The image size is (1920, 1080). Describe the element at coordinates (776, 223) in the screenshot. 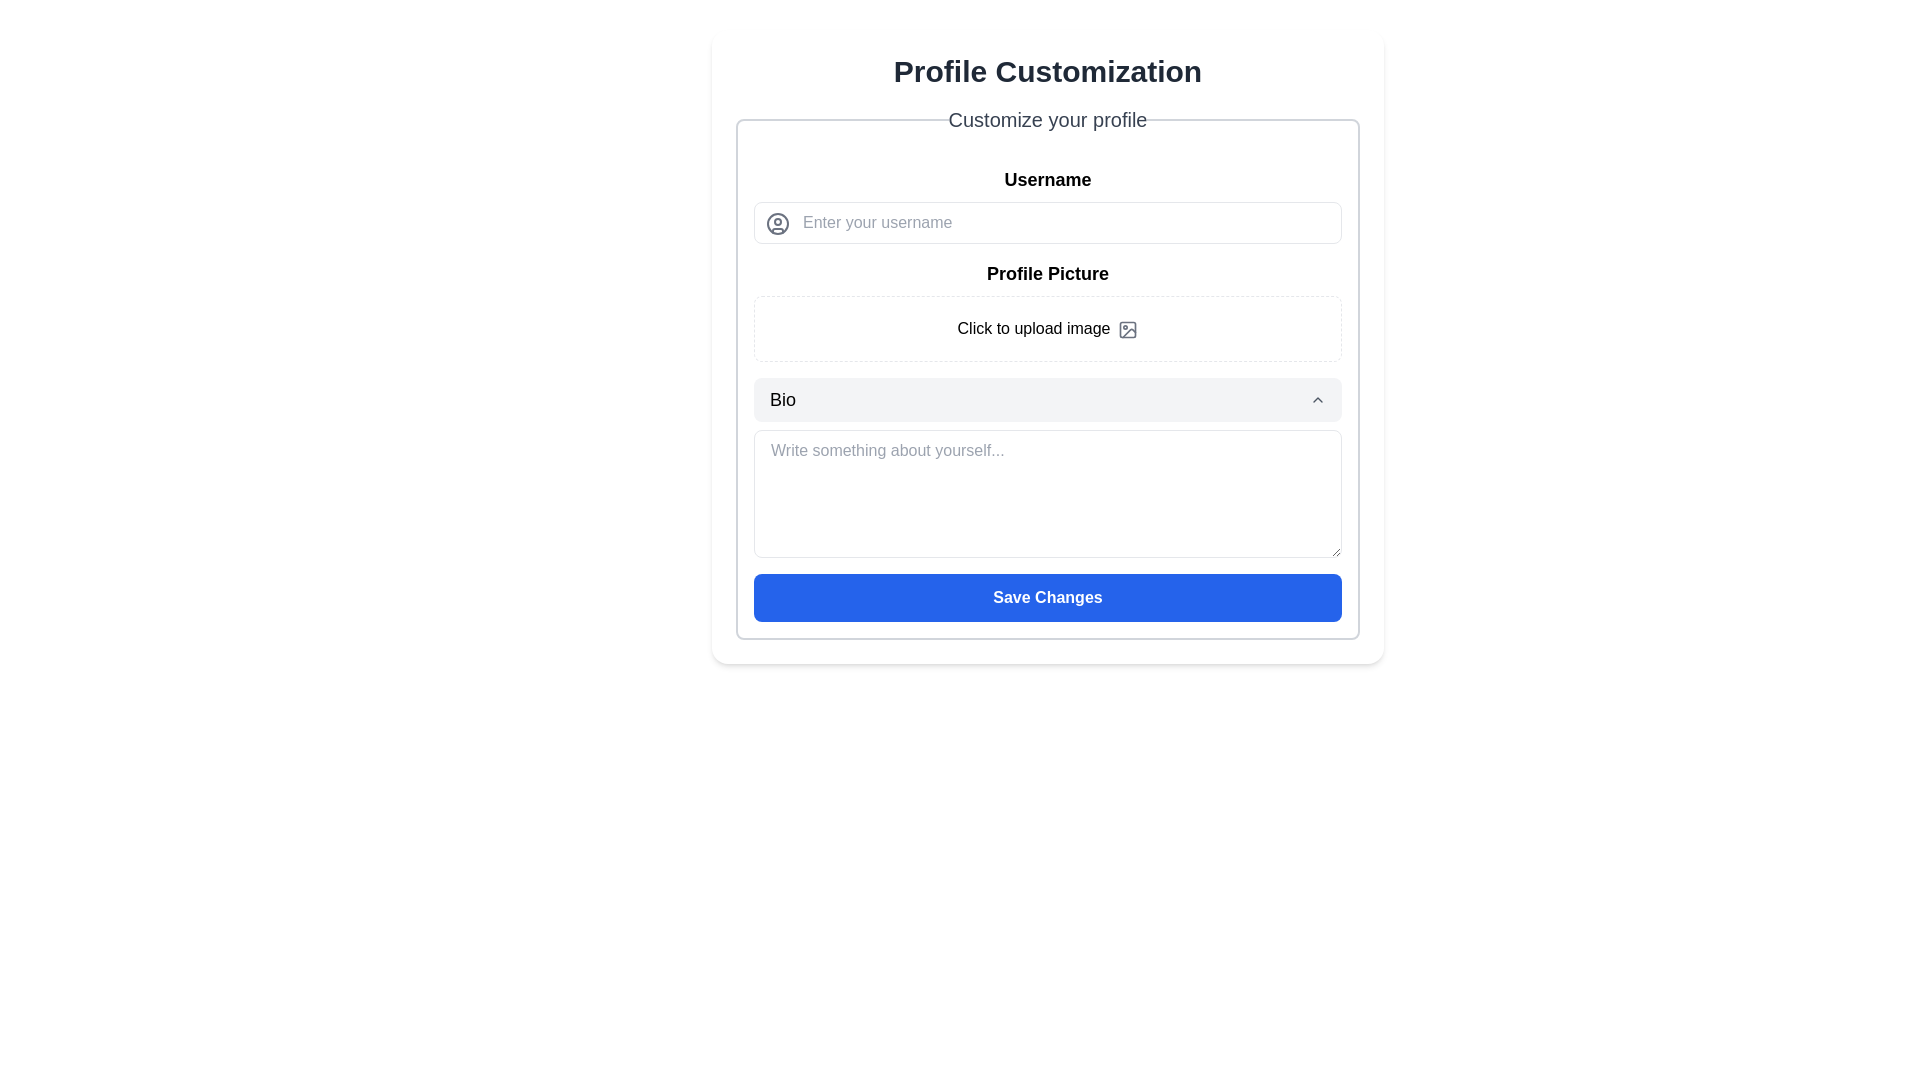

I see `the decorative icon located to the left of the 'Enter your username' input field, which serves as a visual cue for the input functionality` at that location.